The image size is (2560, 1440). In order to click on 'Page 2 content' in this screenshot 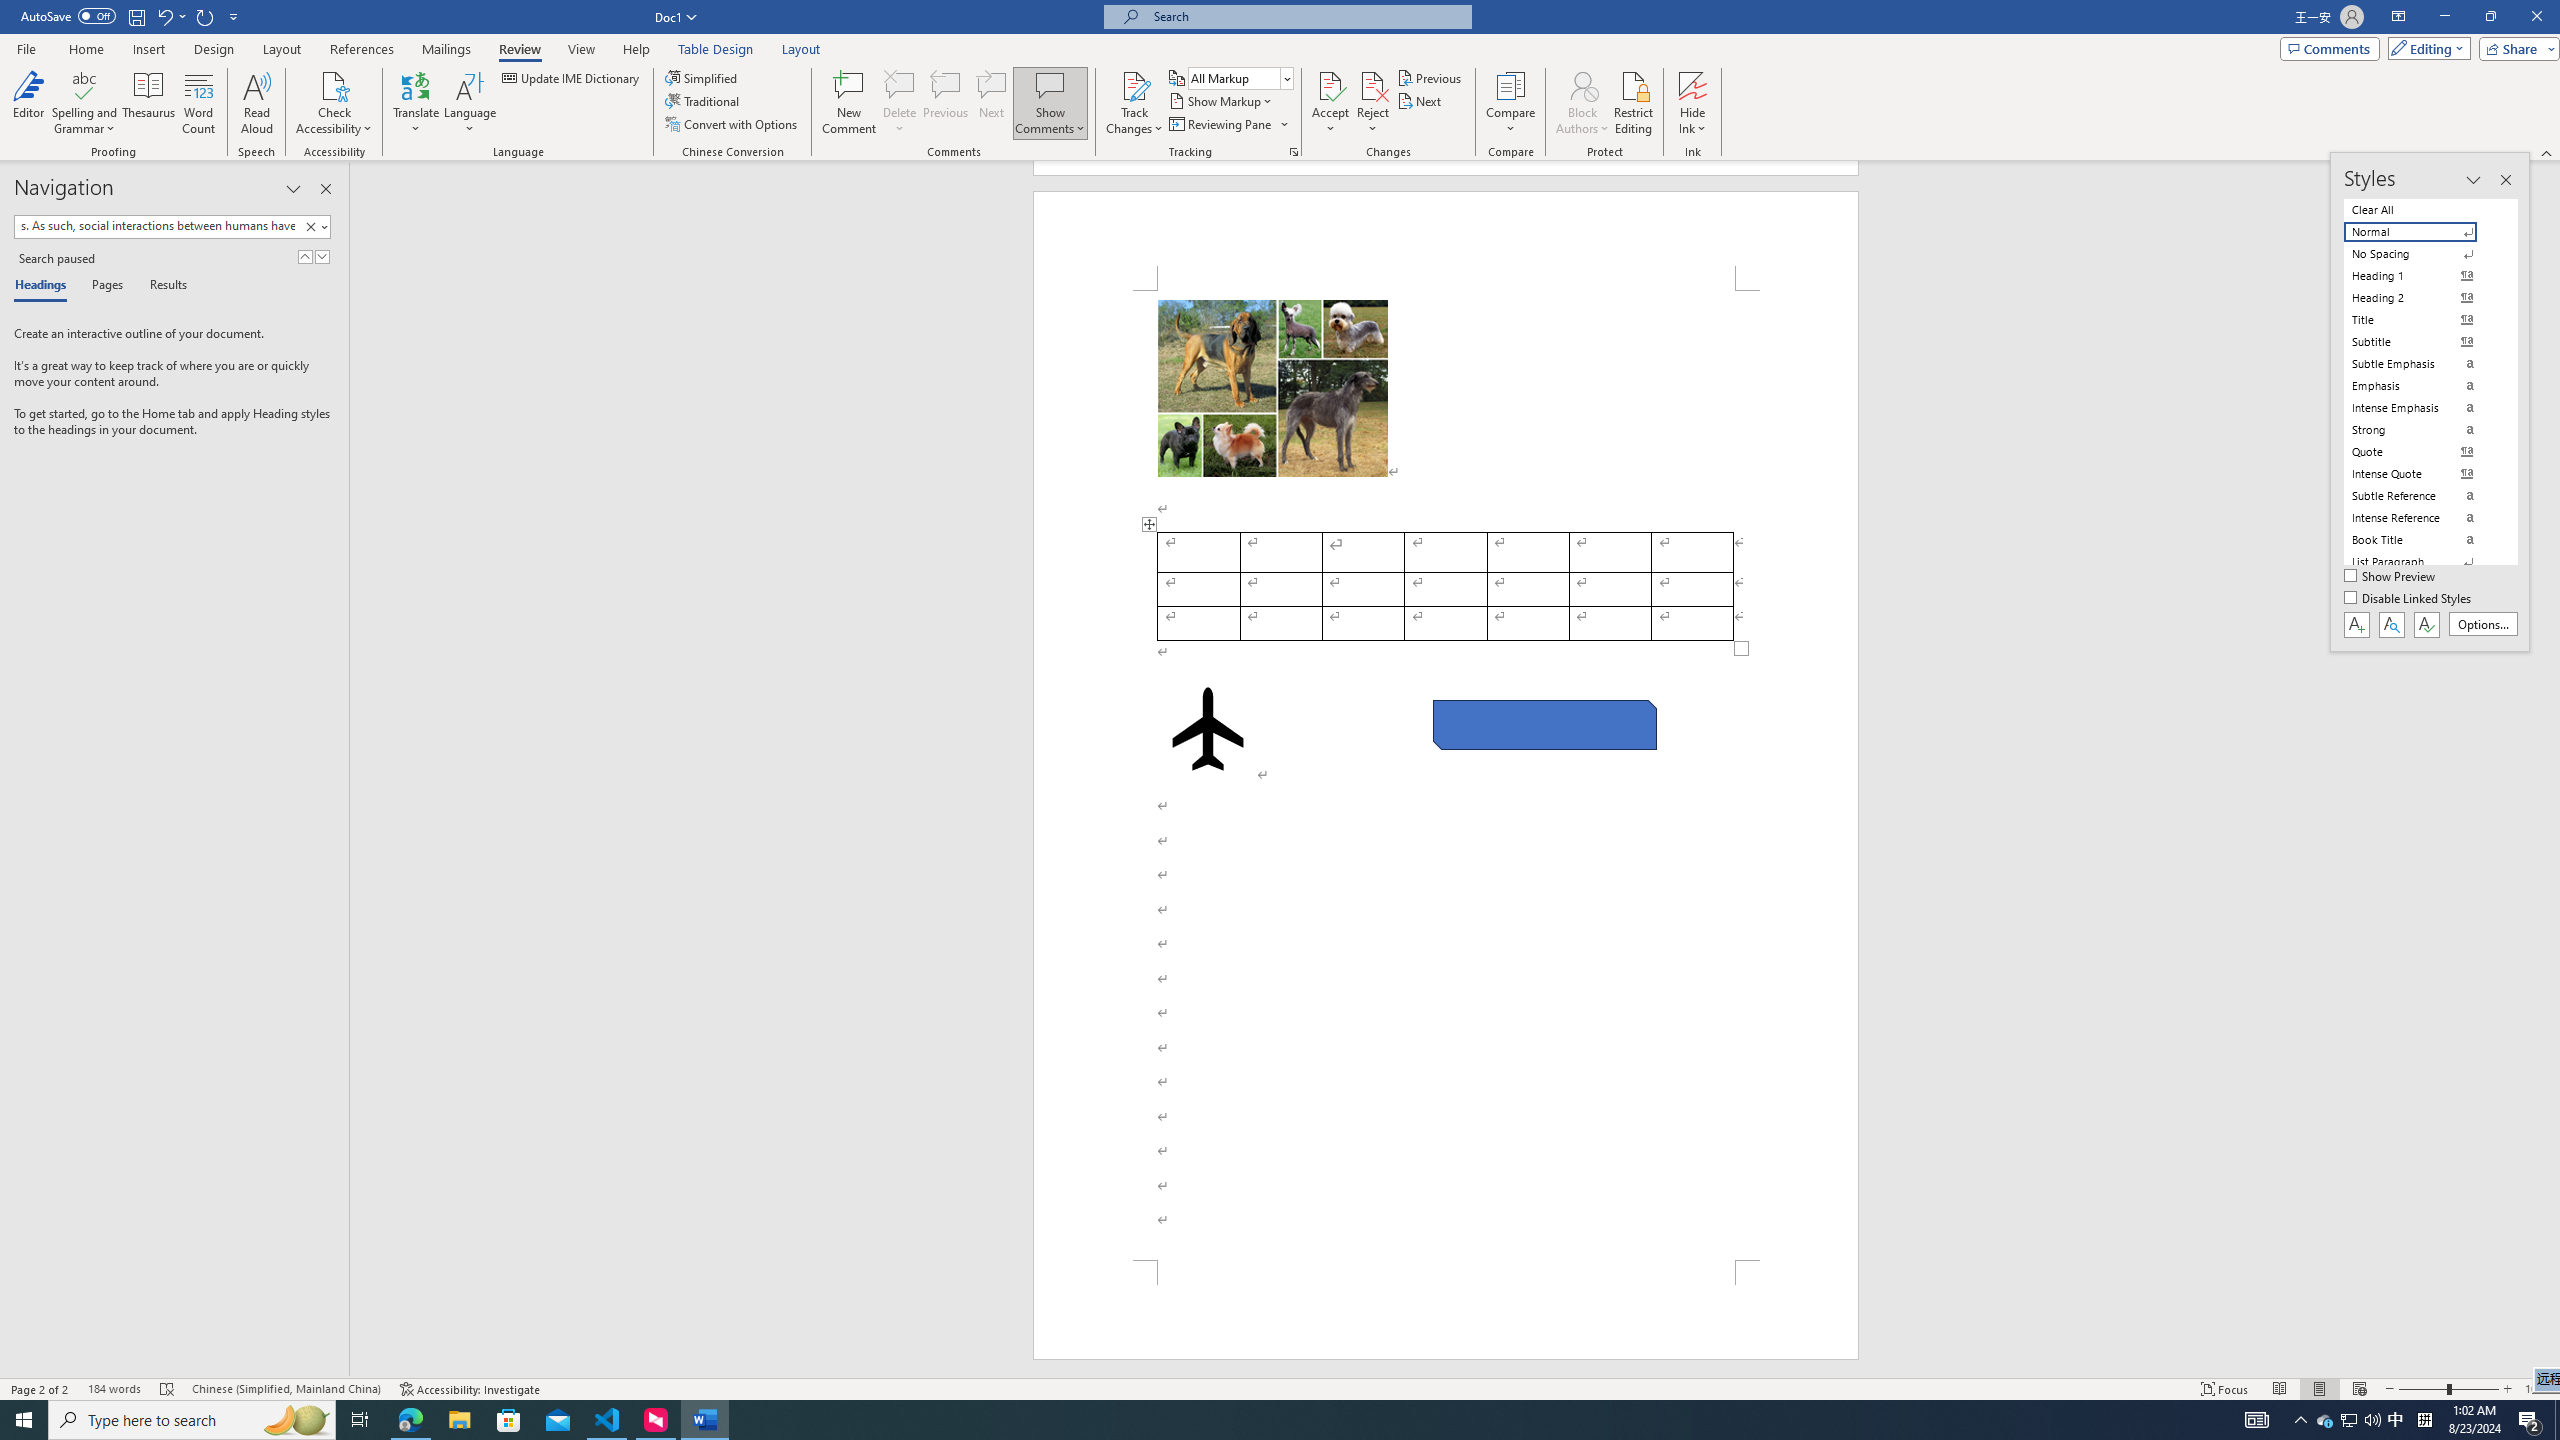, I will do `click(1446, 774)`.